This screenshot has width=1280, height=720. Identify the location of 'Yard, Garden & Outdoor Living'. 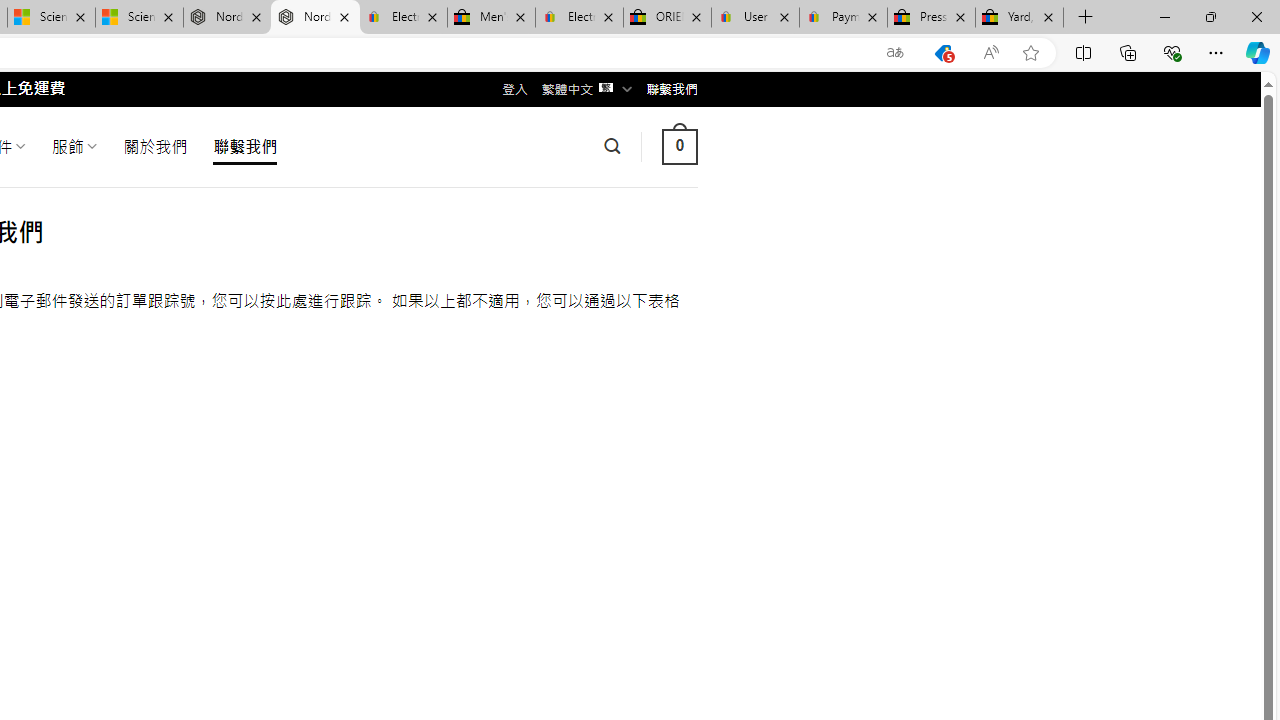
(1019, 17).